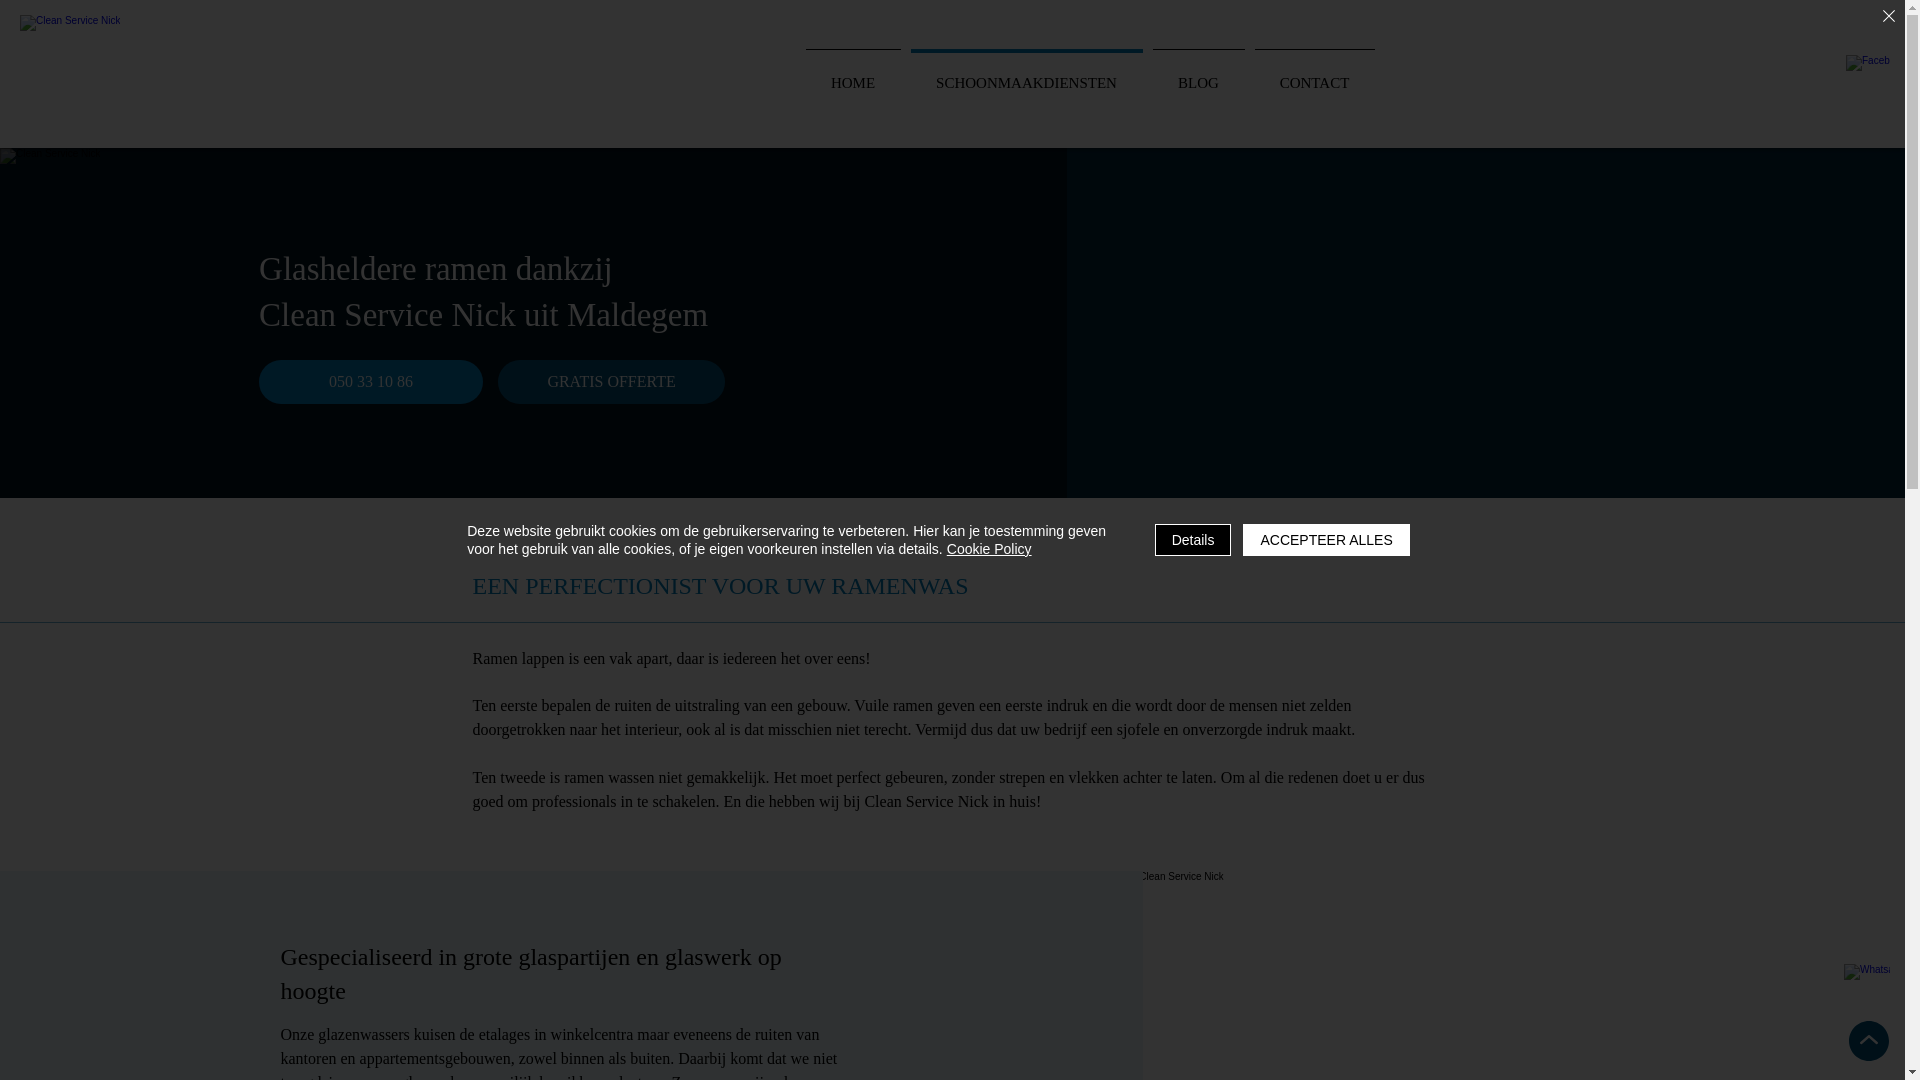 The image size is (1920, 1080). Describe the element at coordinates (905, 72) in the screenshot. I see `'SCHOONMAAKDIENSTEN'` at that location.